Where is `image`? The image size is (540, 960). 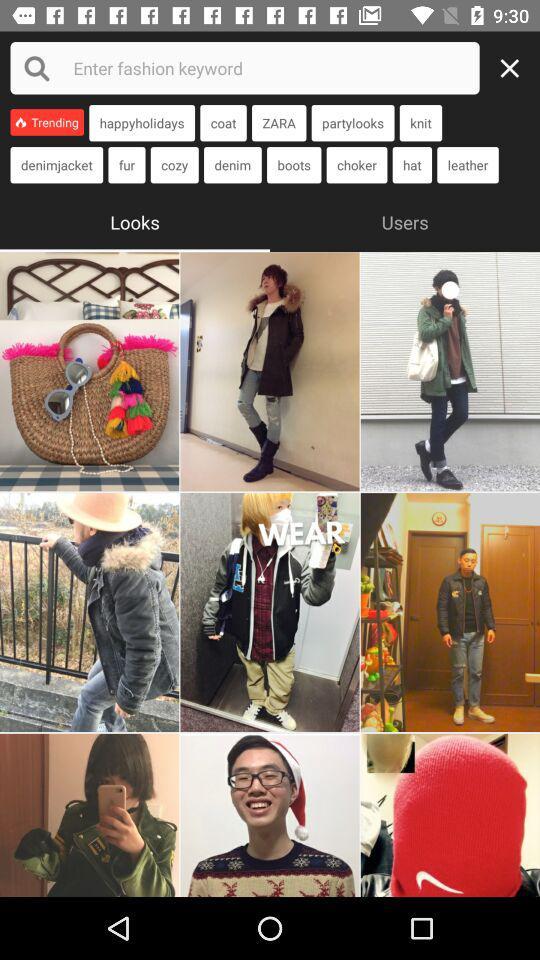
image is located at coordinates (450, 815).